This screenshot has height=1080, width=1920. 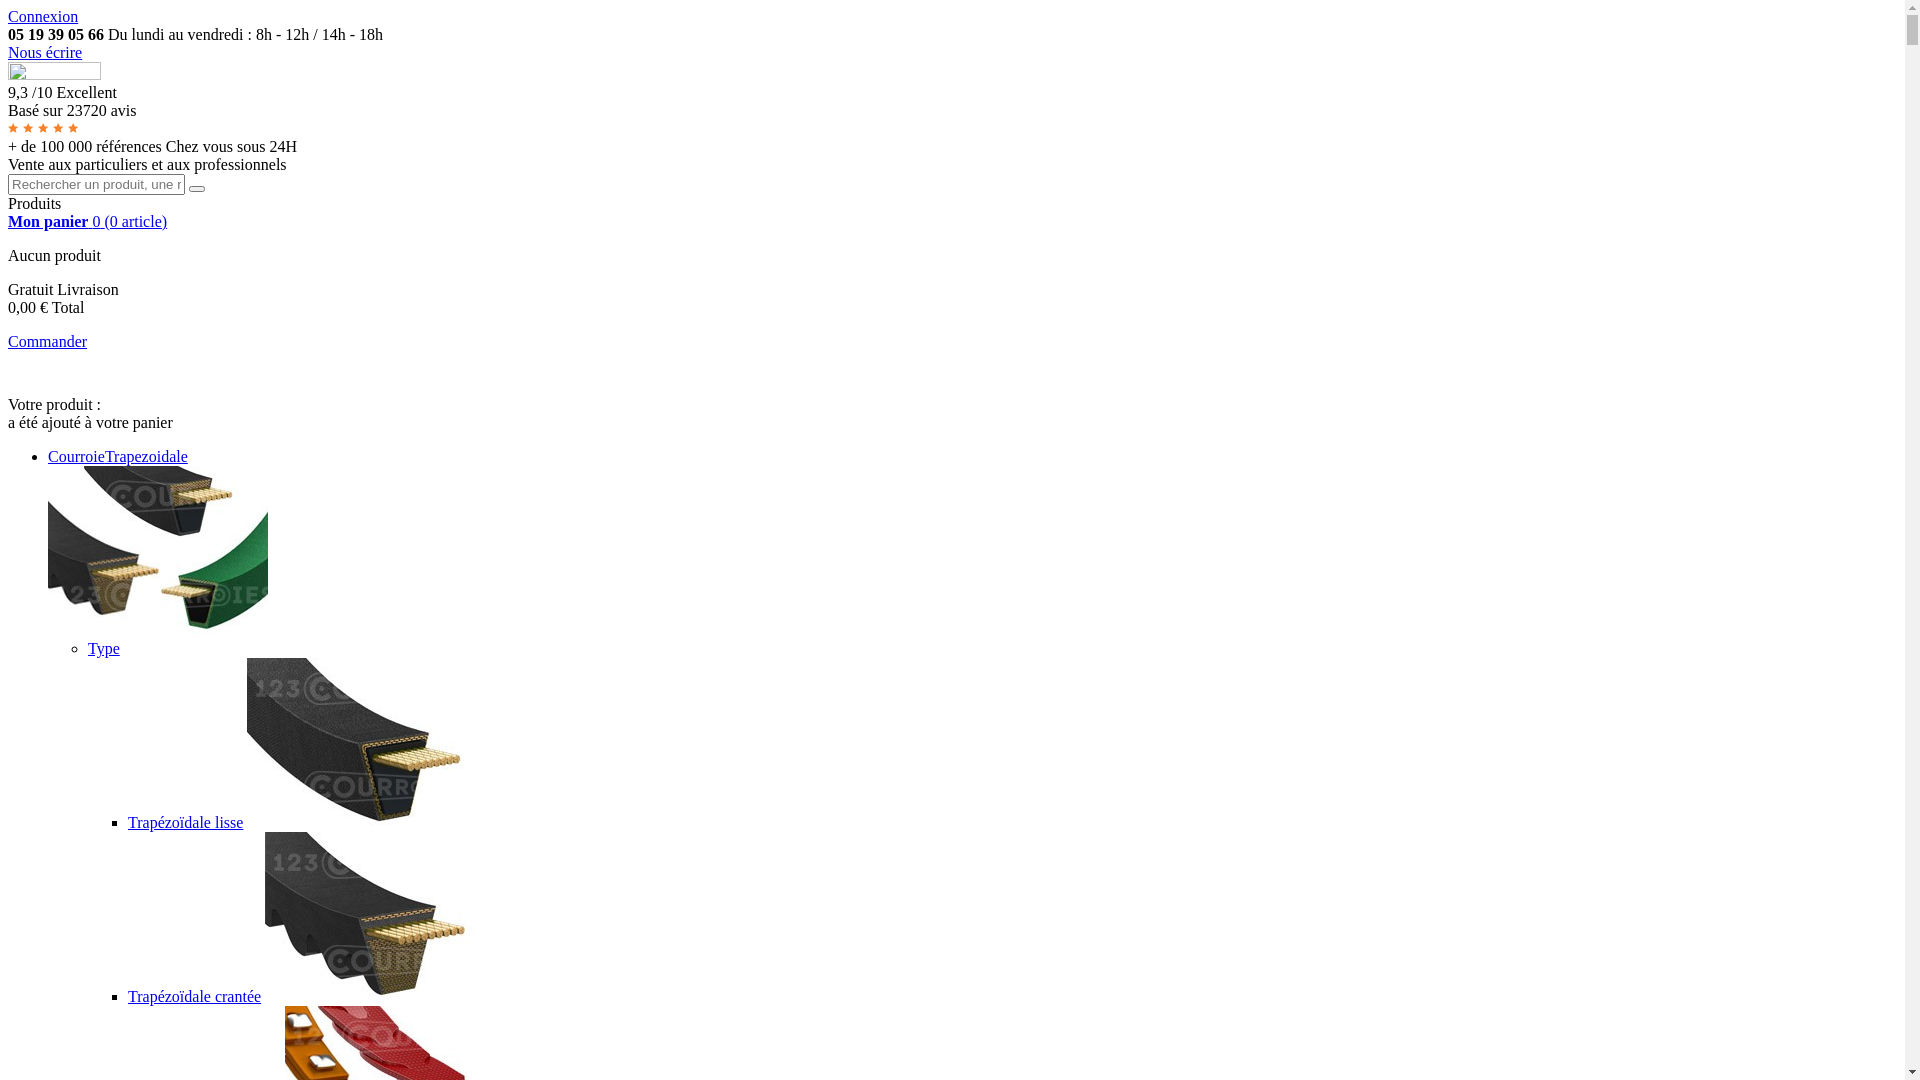 What do you see at coordinates (117, 456) in the screenshot?
I see `'CourroieTrapezoidale'` at bounding box center [117, 456].